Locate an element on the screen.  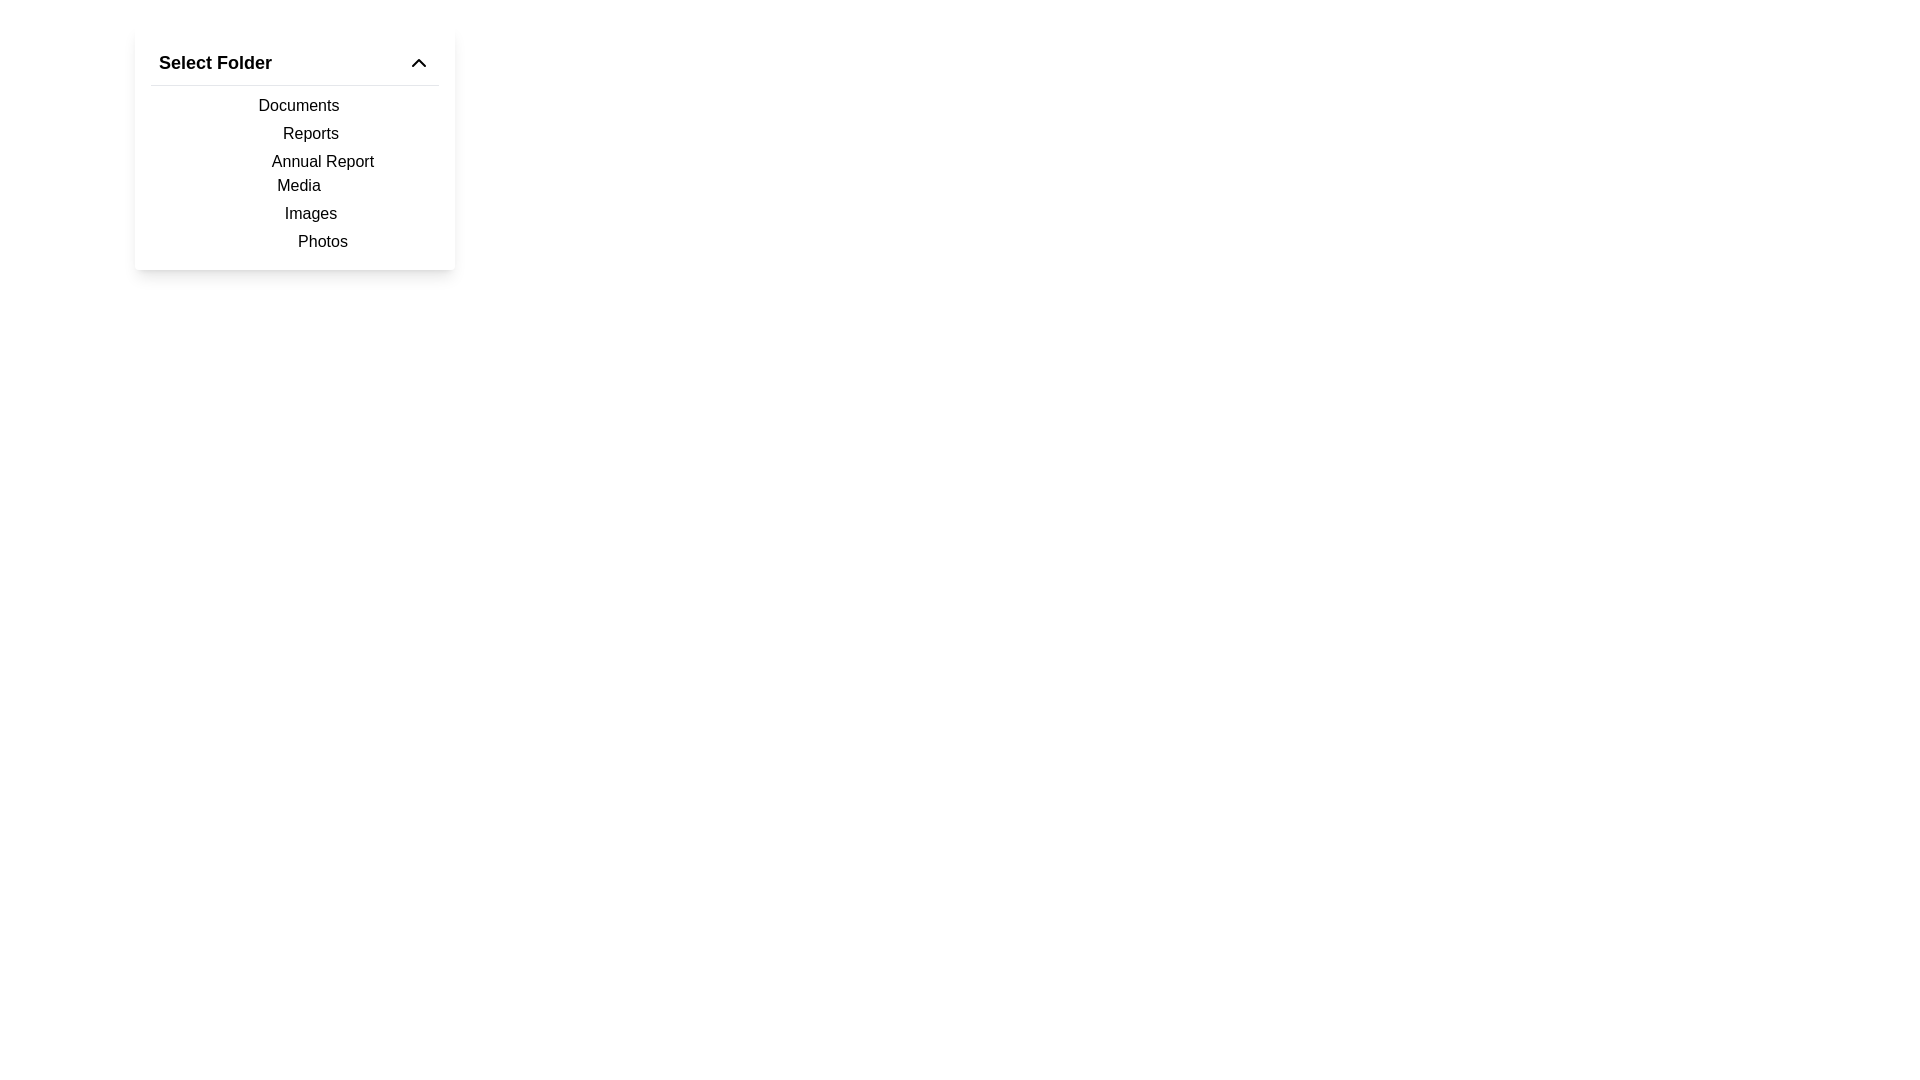
the 'Annual Report' option in the dropdown menu is located at coordinates (310, 158).